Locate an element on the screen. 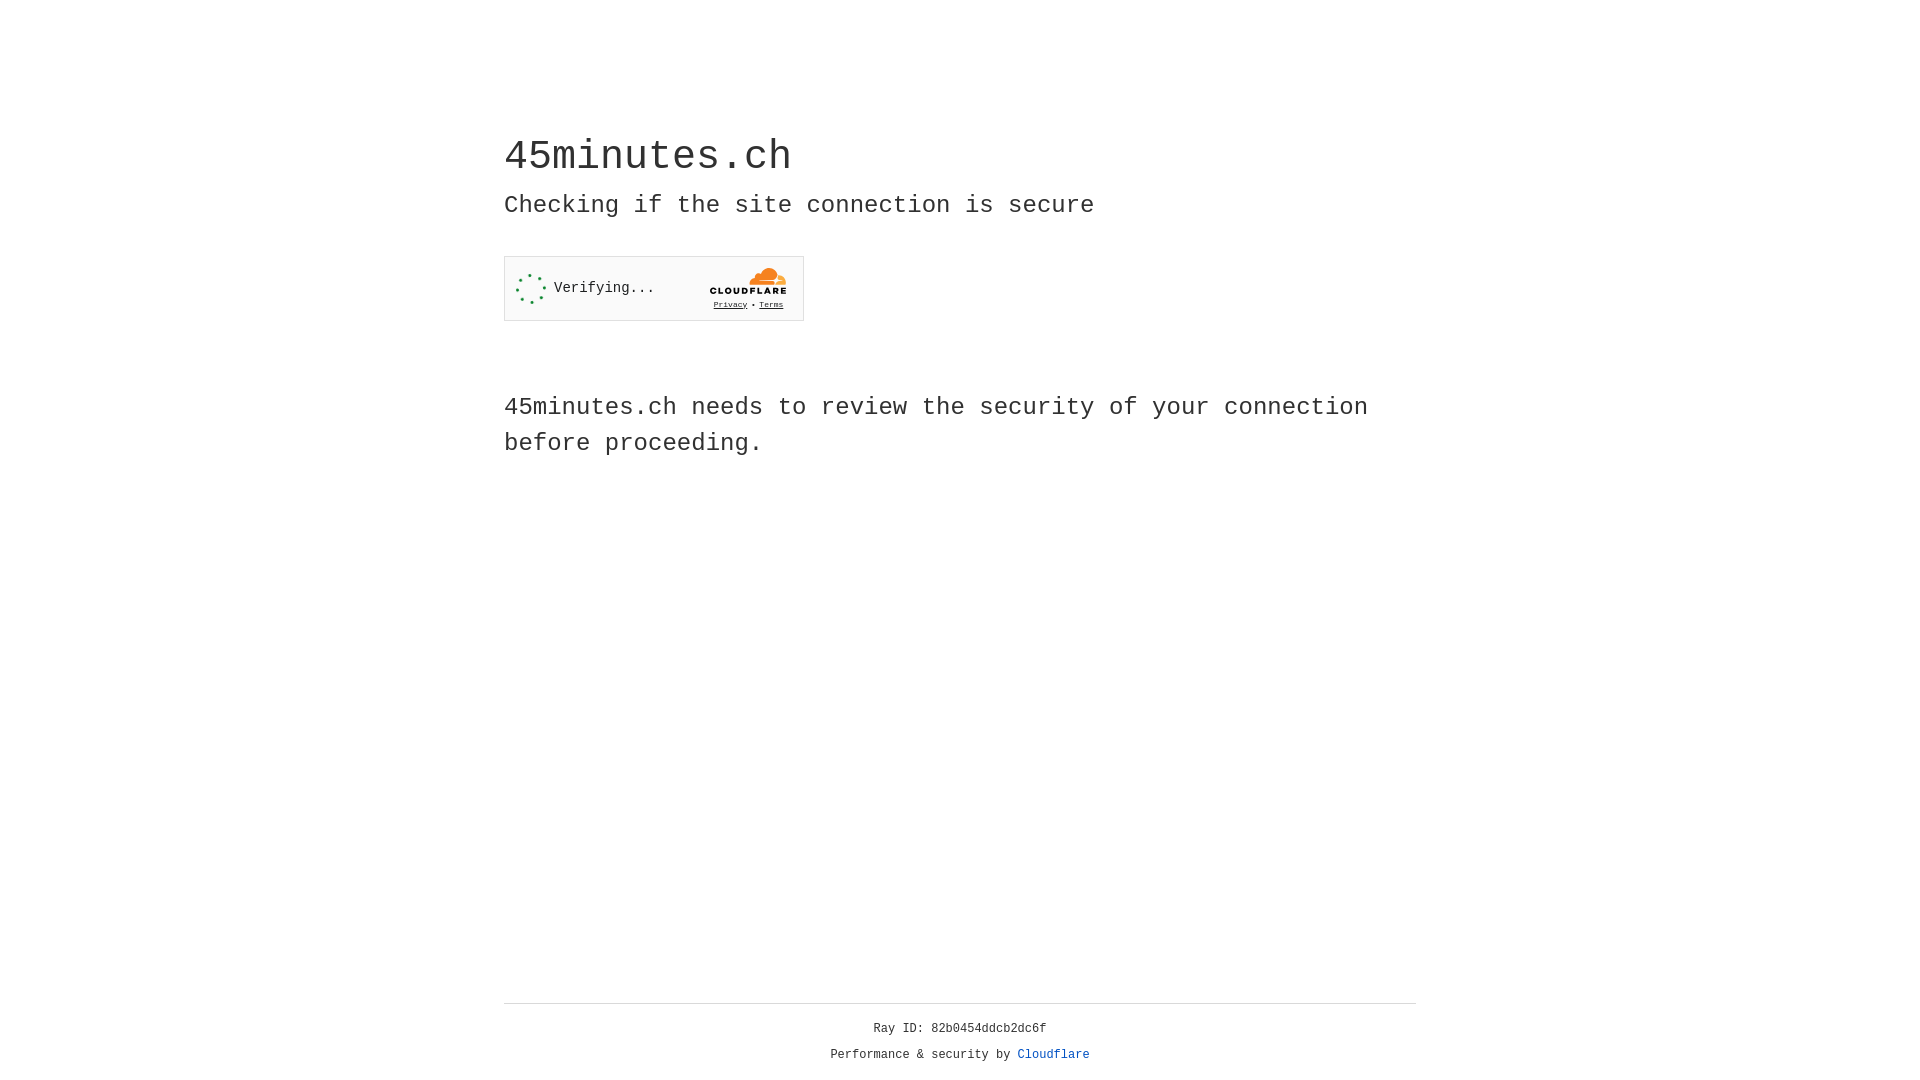  'Widget containing a Cloudflare security challenge' is located at coordinates (653, 288).